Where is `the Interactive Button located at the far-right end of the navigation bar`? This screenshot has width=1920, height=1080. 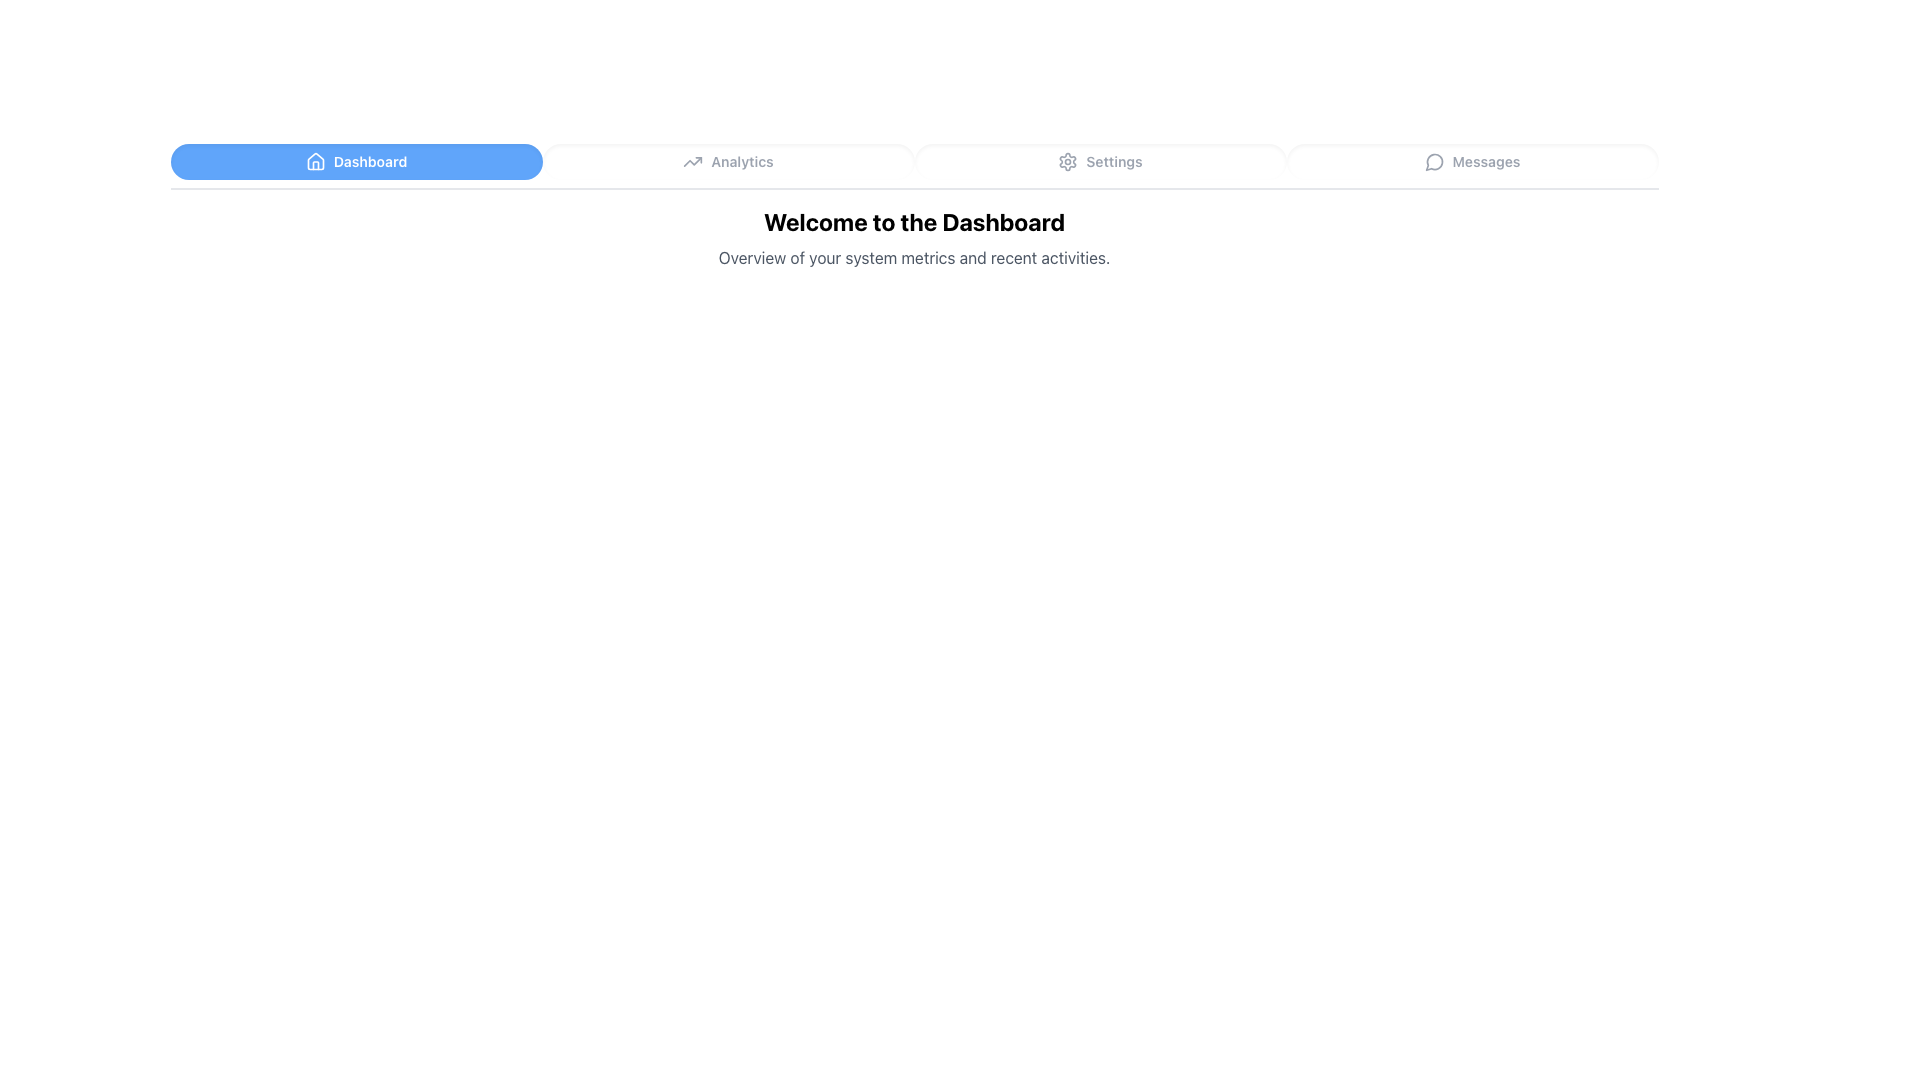 the Interactive Button located at the far-right end of the navigation bar is located at coordinates (1472, 161).